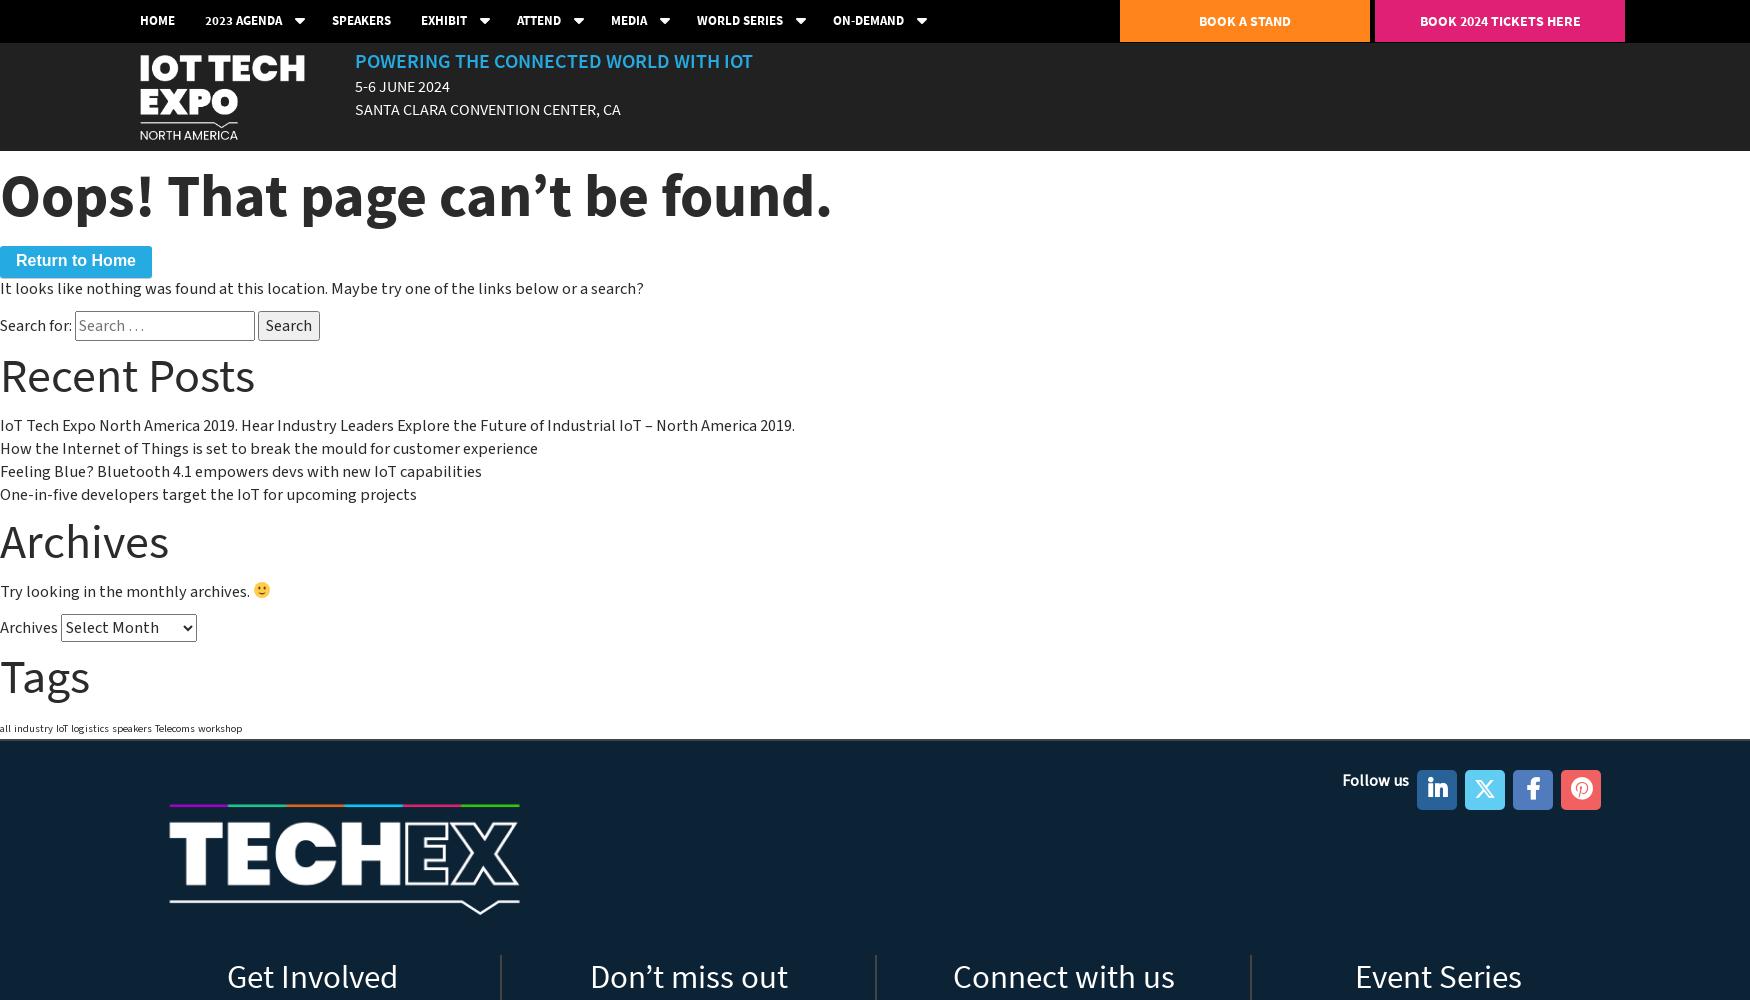 The image size is (1750, 1000). What do you see at coordinates (589, 976) in the screenshot?
I see `'Don’t miss out'` at bounding box center [589, 976].